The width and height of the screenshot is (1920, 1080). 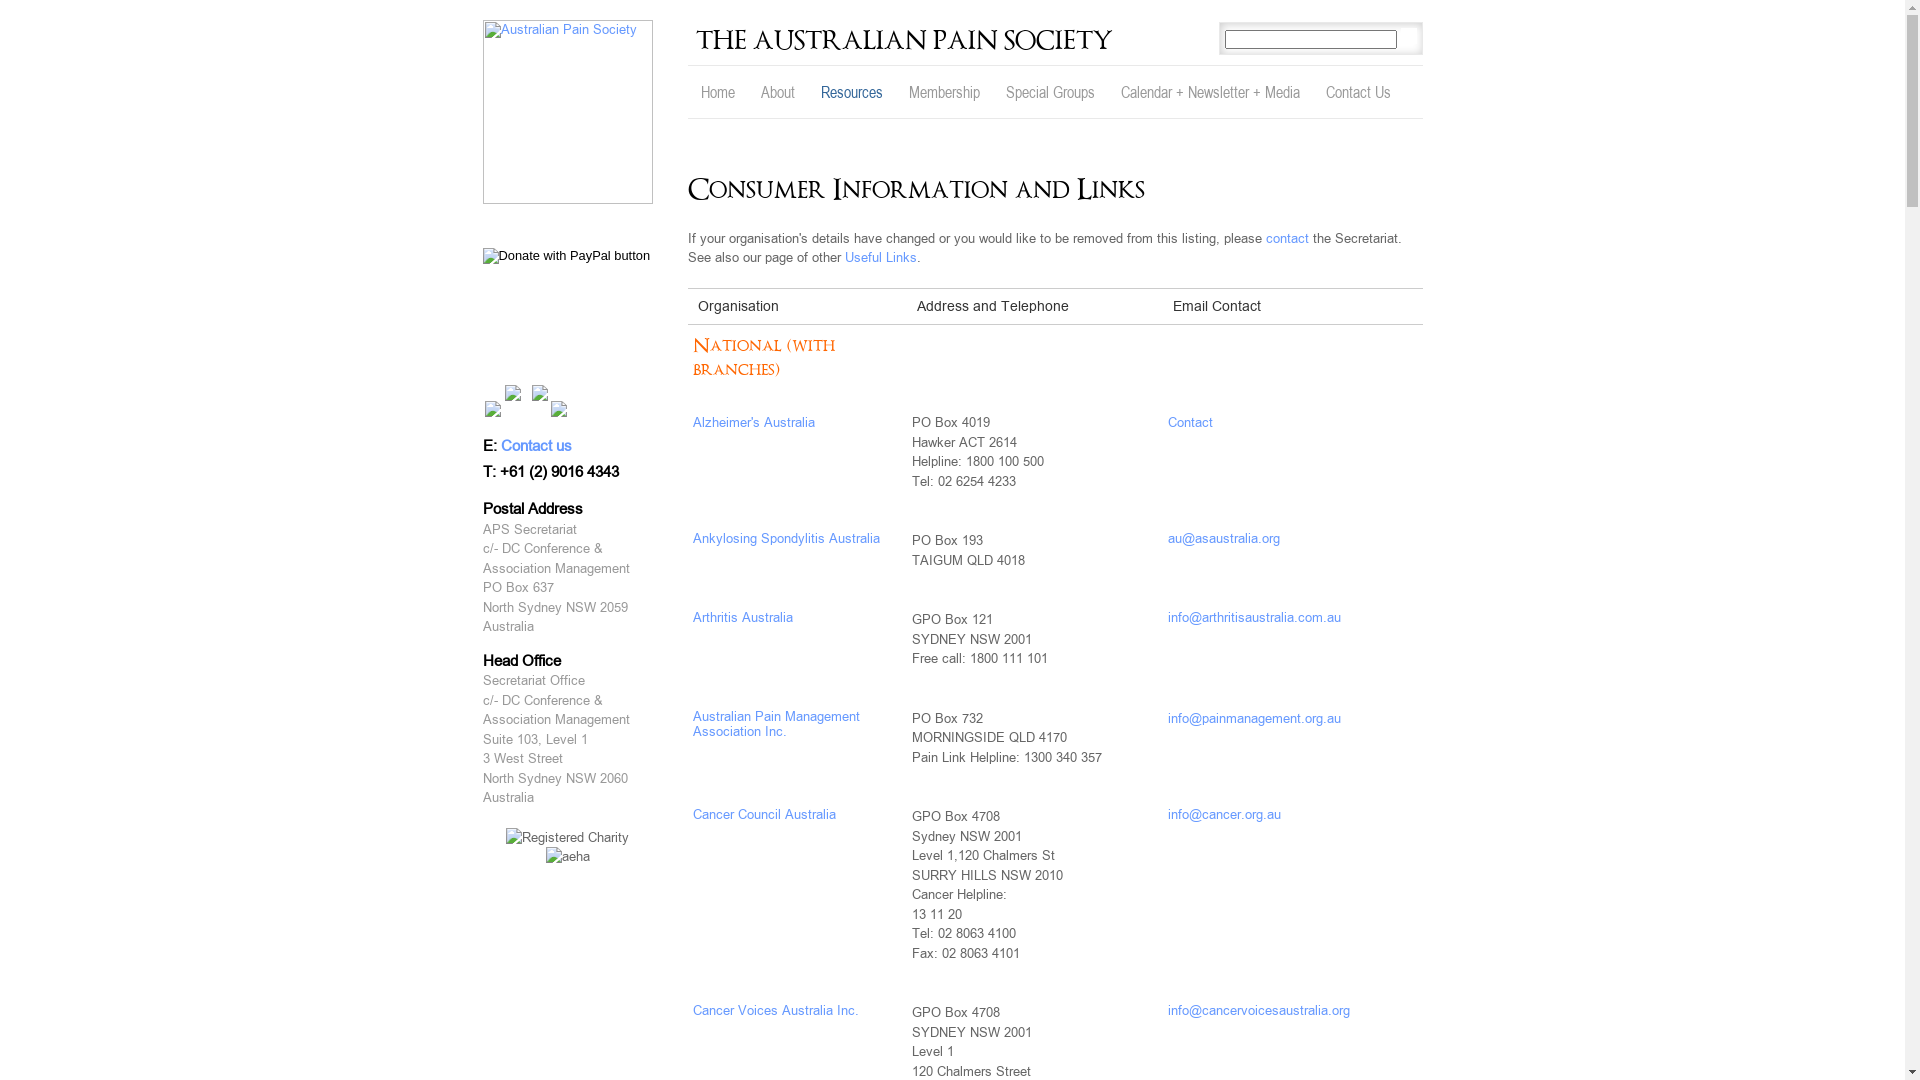 I want to click on 'Useful Links', so click(x=879, y=256).